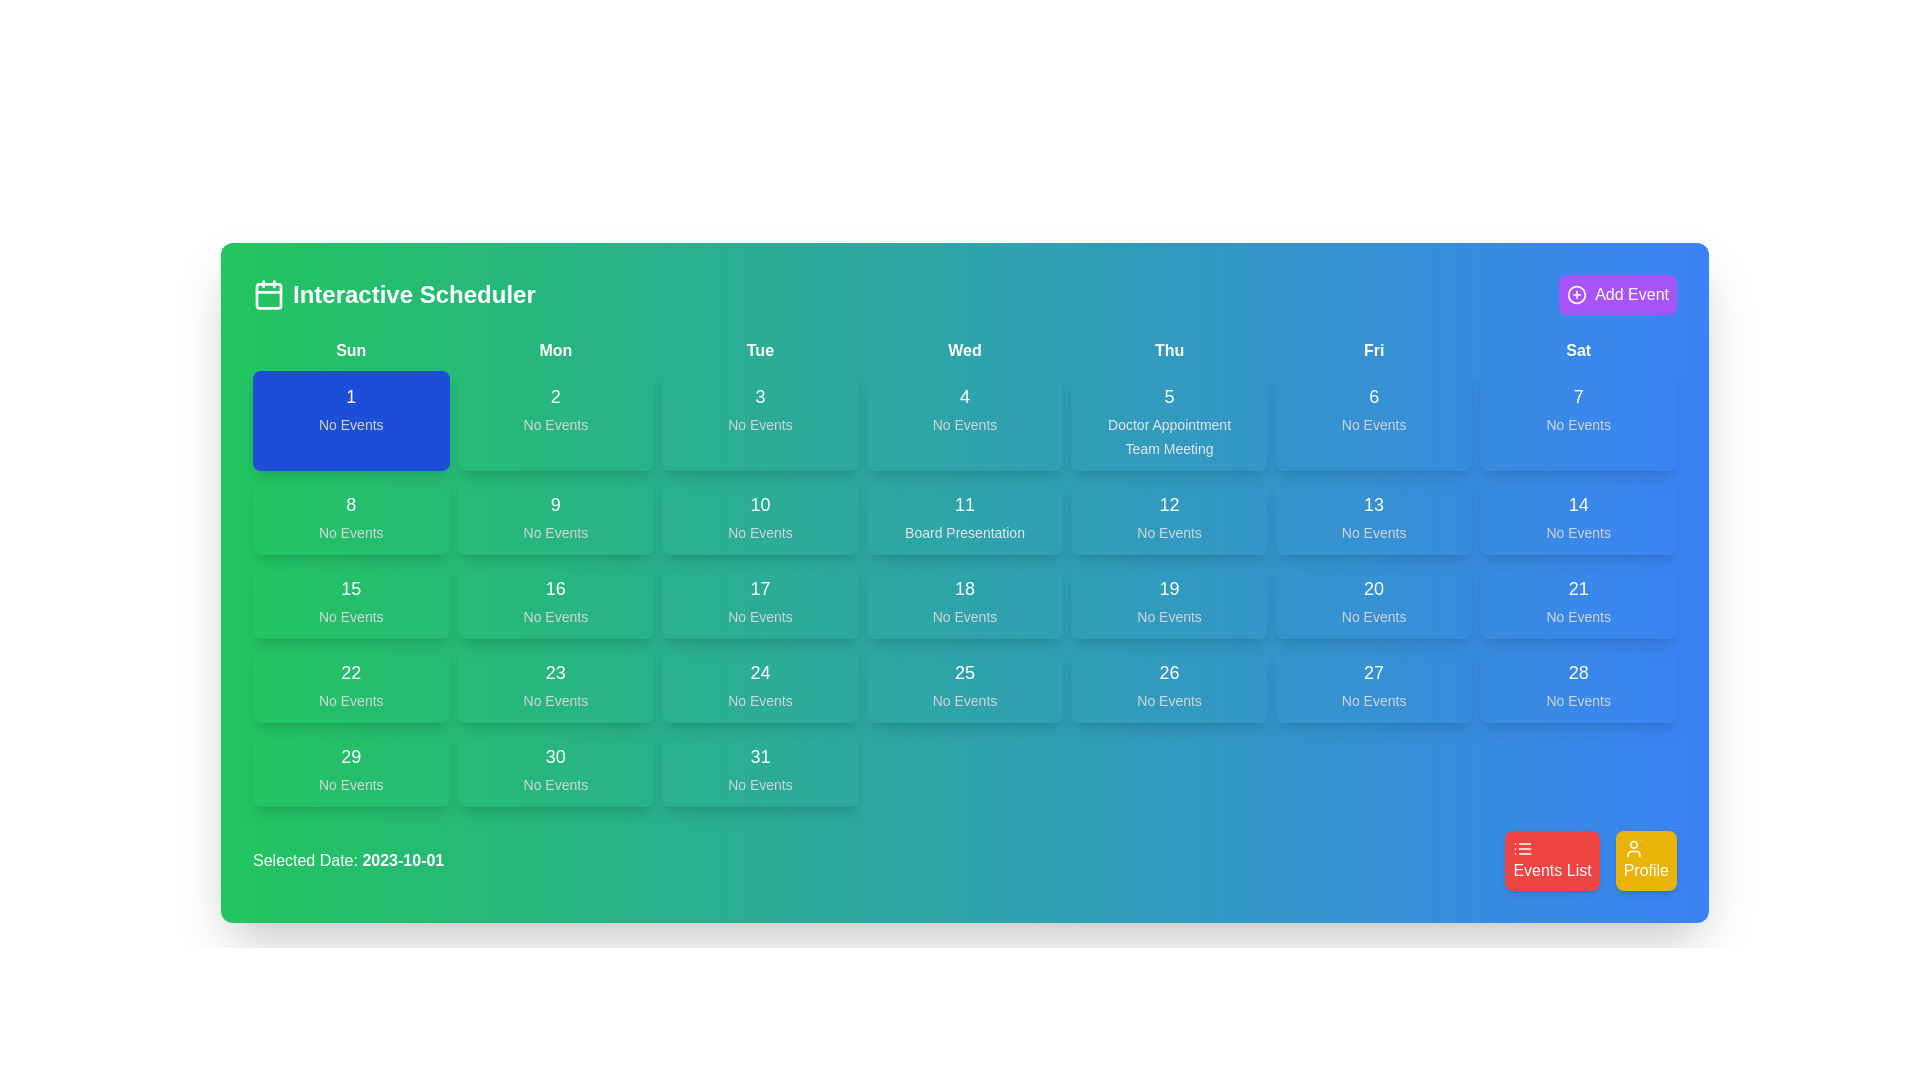  What do you see at coordinates (1577, 419) in the screenshot?
I see `the Calendar day cell displaying the number '7' with a light blue background and the text 'No Events' underneath, located under the 'Sat' heading in the seventh column of the calendar grid` at bounding box center [1577, 419].